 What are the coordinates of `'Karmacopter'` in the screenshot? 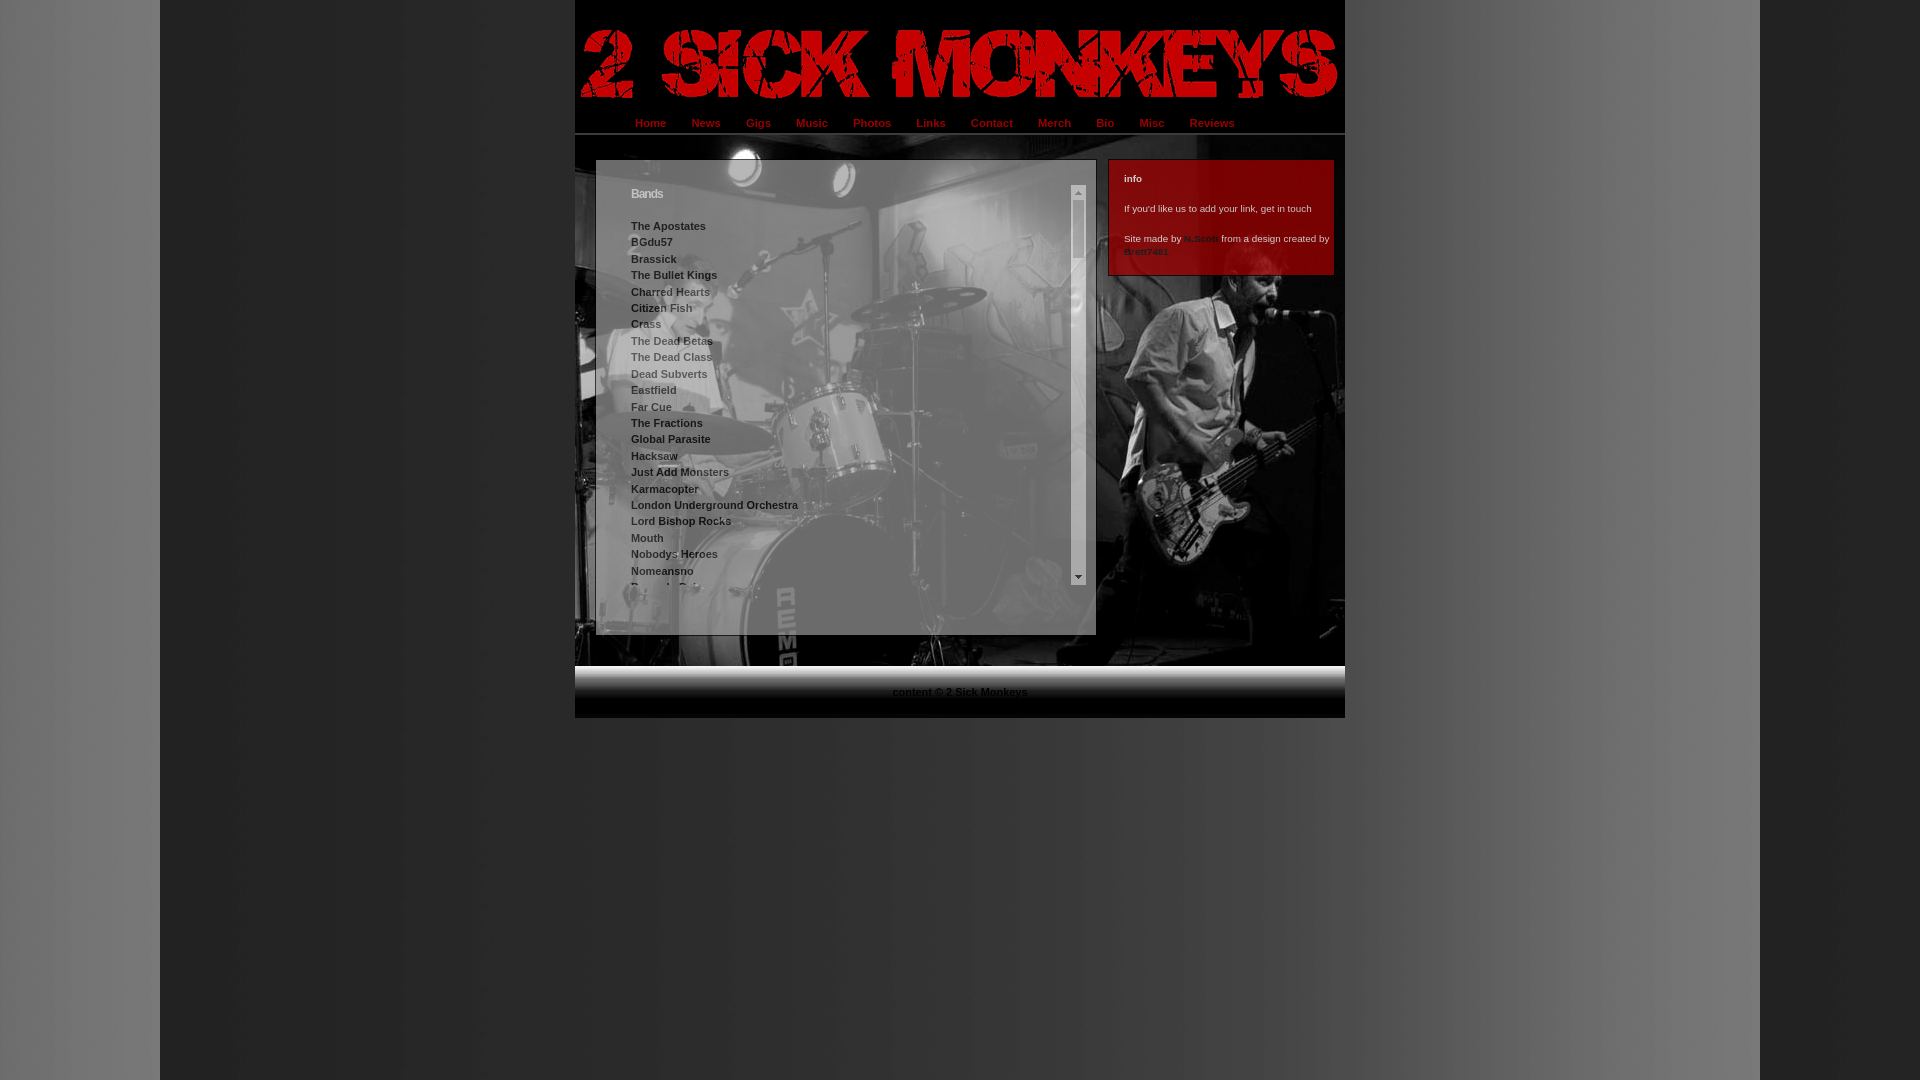 It's located at (664, 489).